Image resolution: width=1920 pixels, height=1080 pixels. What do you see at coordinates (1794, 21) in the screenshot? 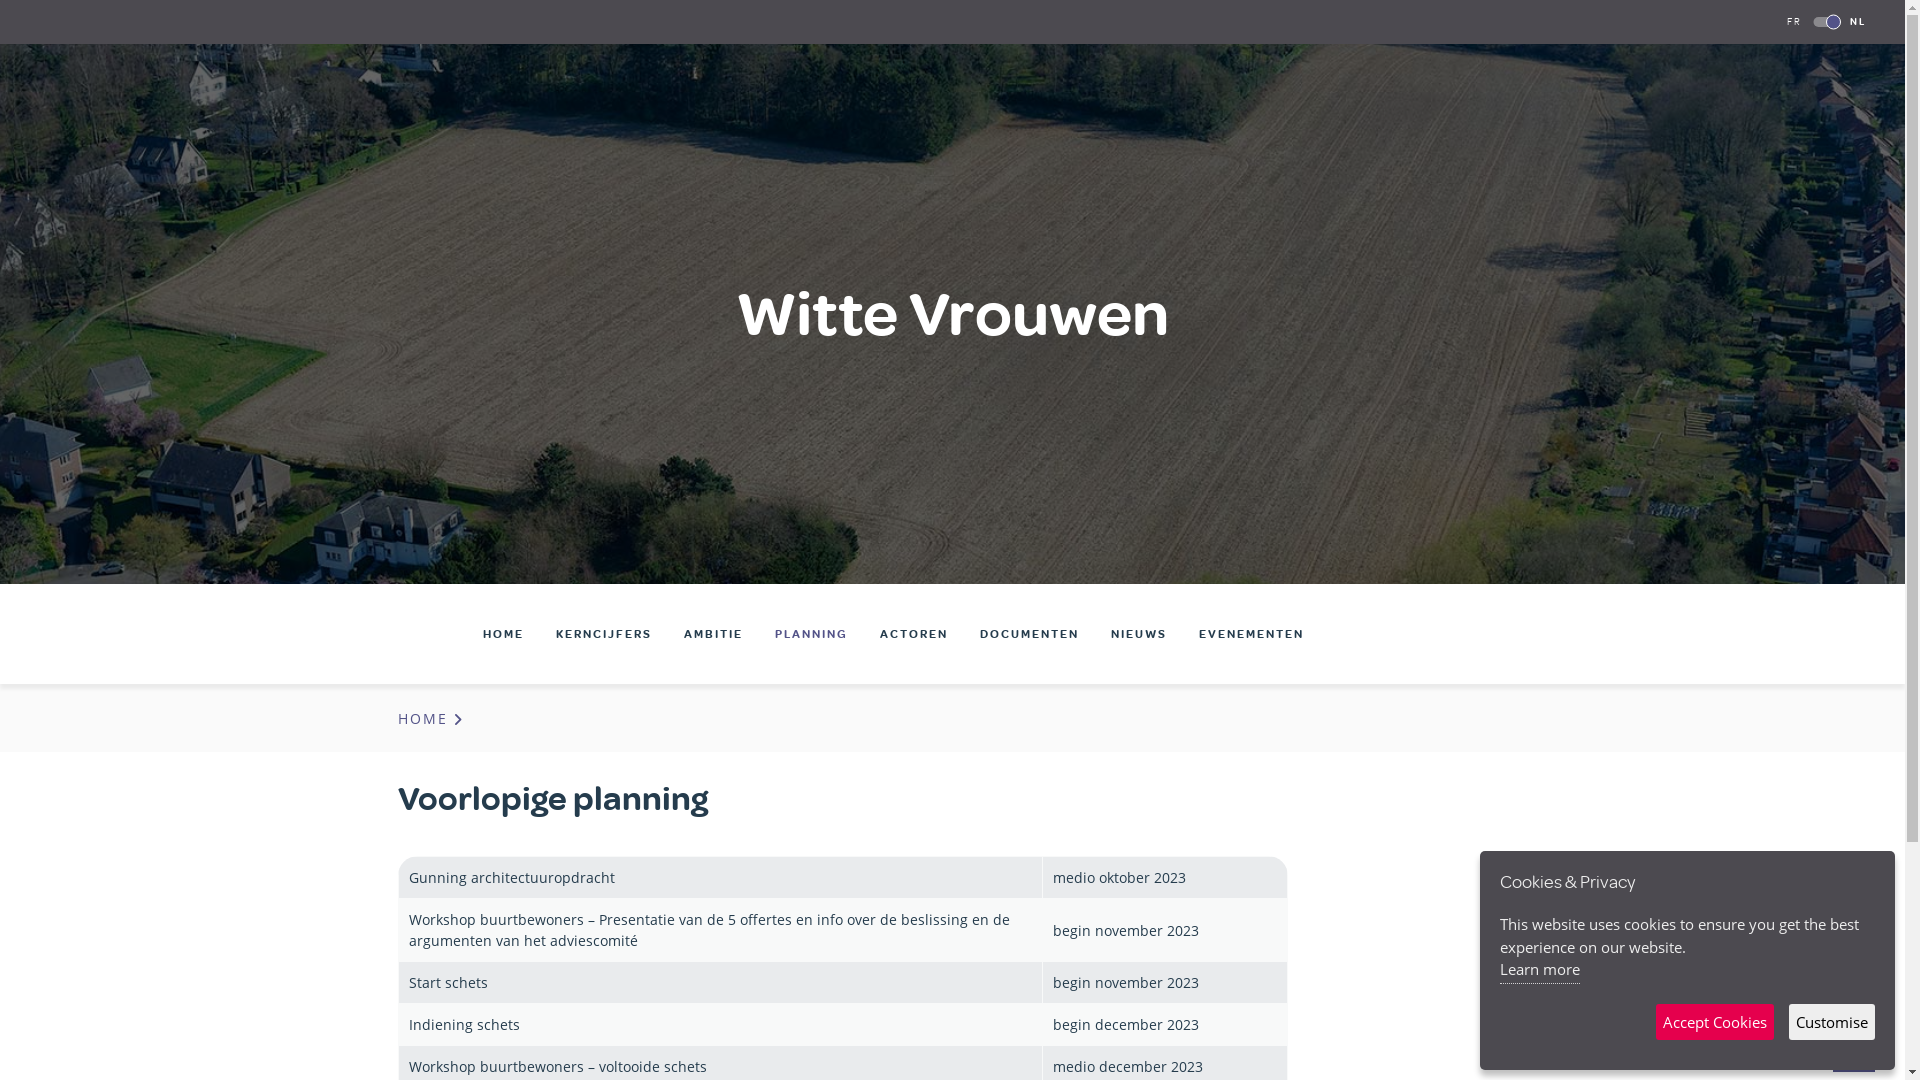
I see `'FR'` at bounding box center [1794, 21].